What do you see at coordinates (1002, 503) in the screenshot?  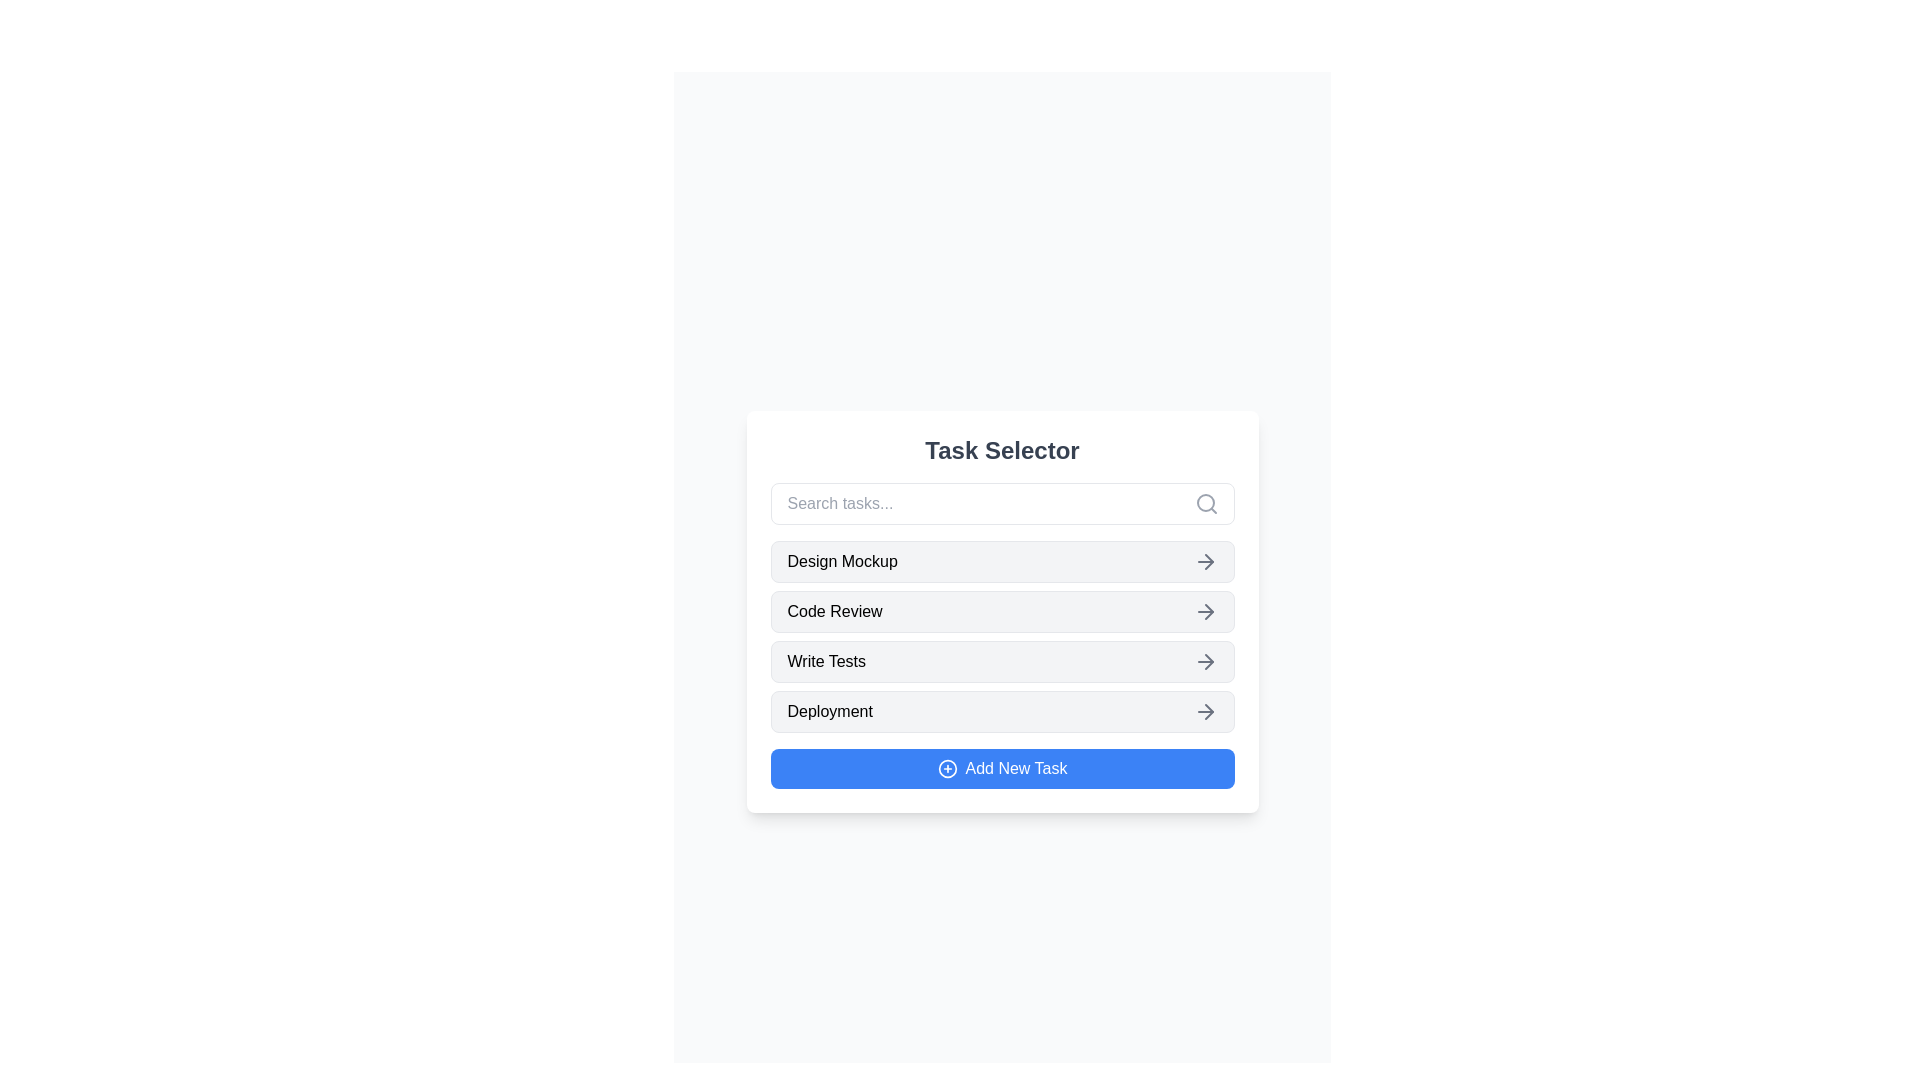 I see `the text in the search input field located in the 'Task Selector' modal and press delete to clear it` at bounding box center [1002, 503].